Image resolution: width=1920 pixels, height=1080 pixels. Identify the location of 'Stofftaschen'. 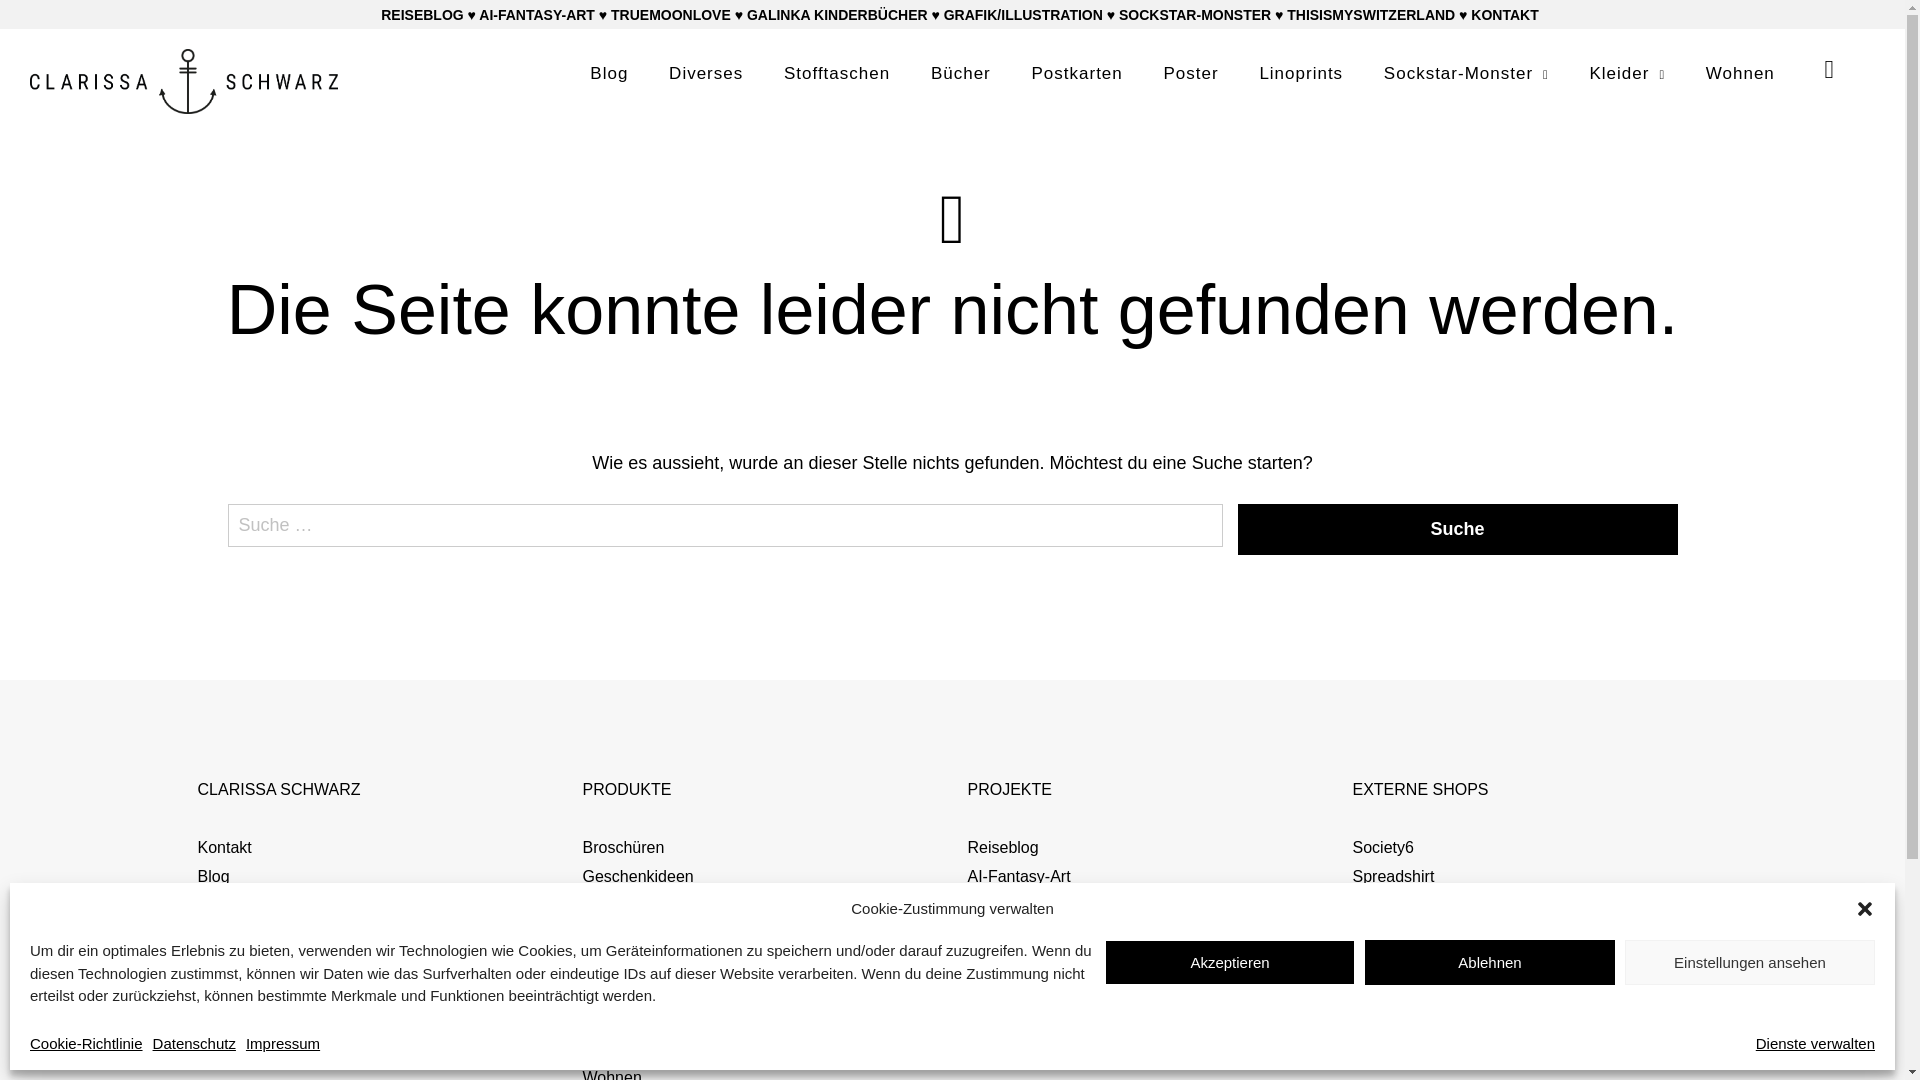
(782, 72).